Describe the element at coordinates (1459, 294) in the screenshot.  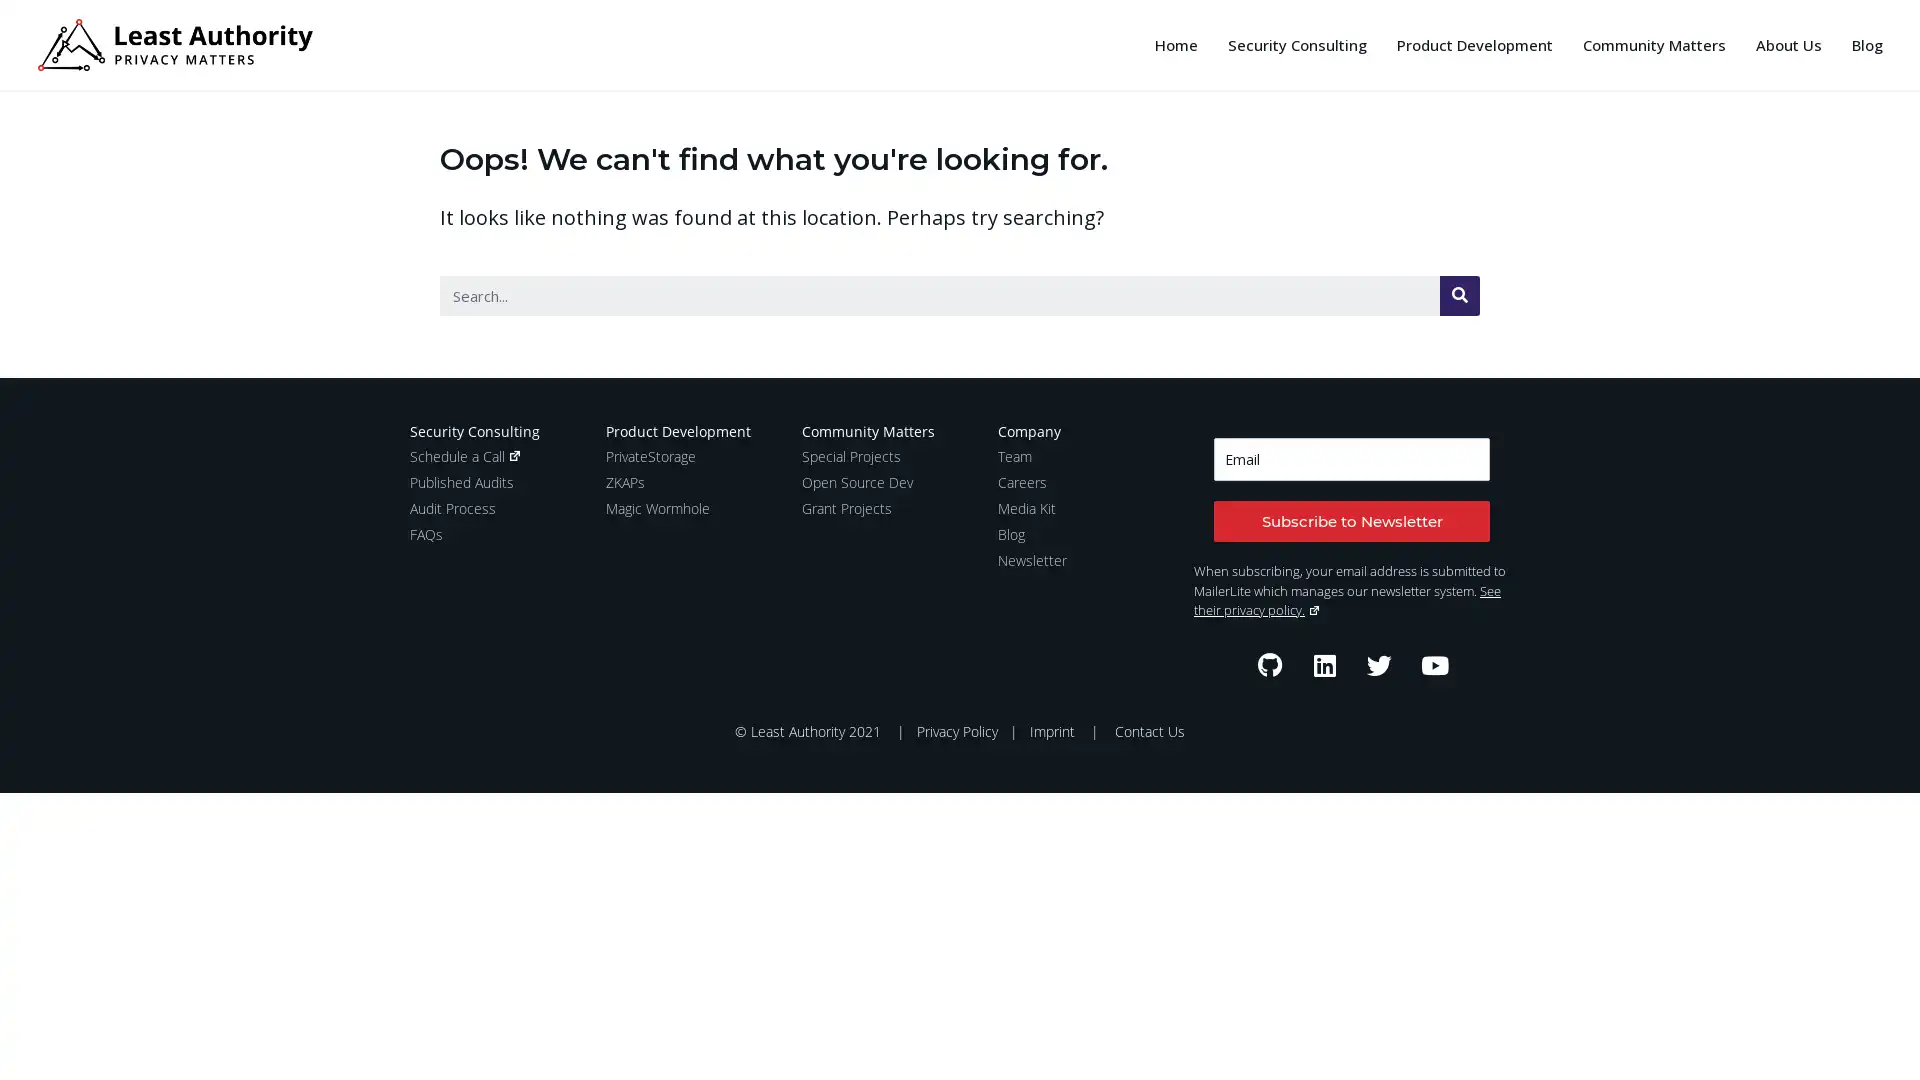
I see `Search` at that location.